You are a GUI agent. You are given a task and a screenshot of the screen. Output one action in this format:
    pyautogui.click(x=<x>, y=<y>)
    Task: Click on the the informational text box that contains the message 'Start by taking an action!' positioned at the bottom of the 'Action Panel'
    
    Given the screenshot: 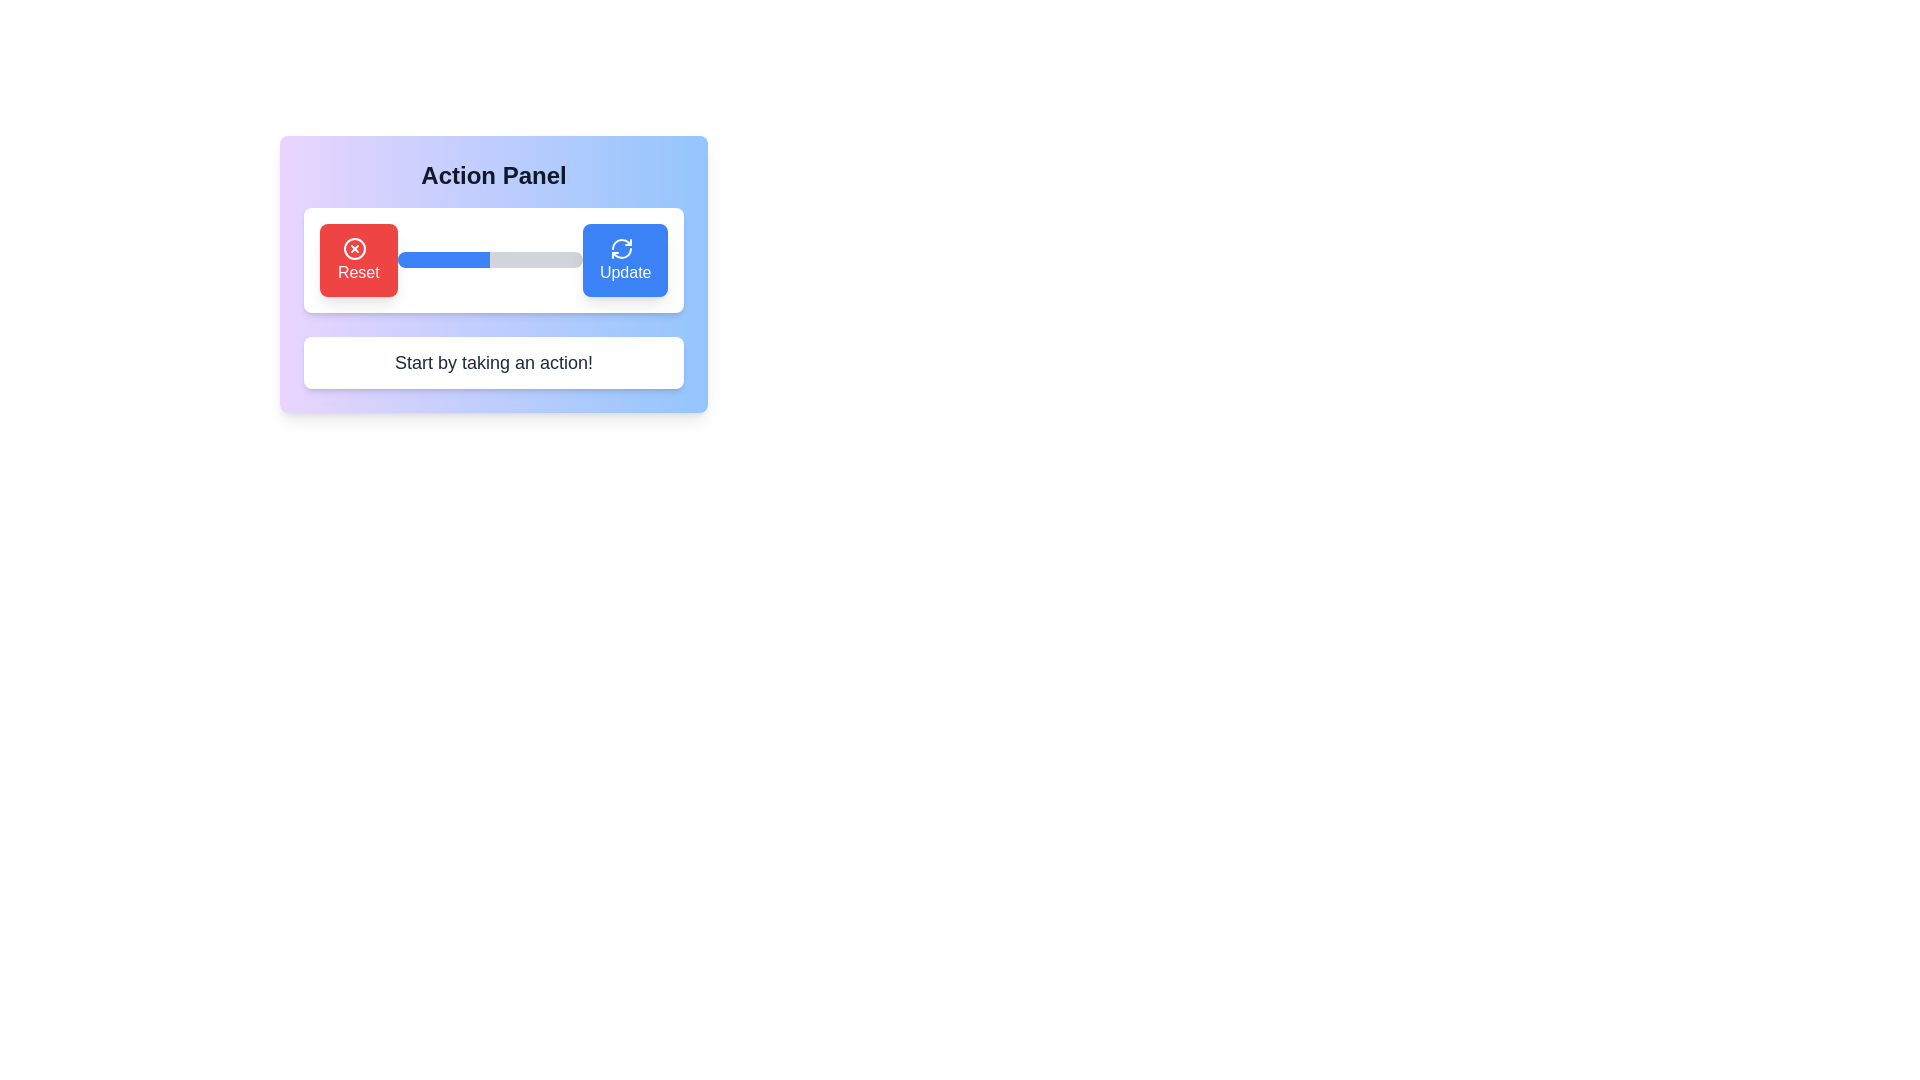 What is the action you would take?
    pyautogui.click(x=494, y=362)
    